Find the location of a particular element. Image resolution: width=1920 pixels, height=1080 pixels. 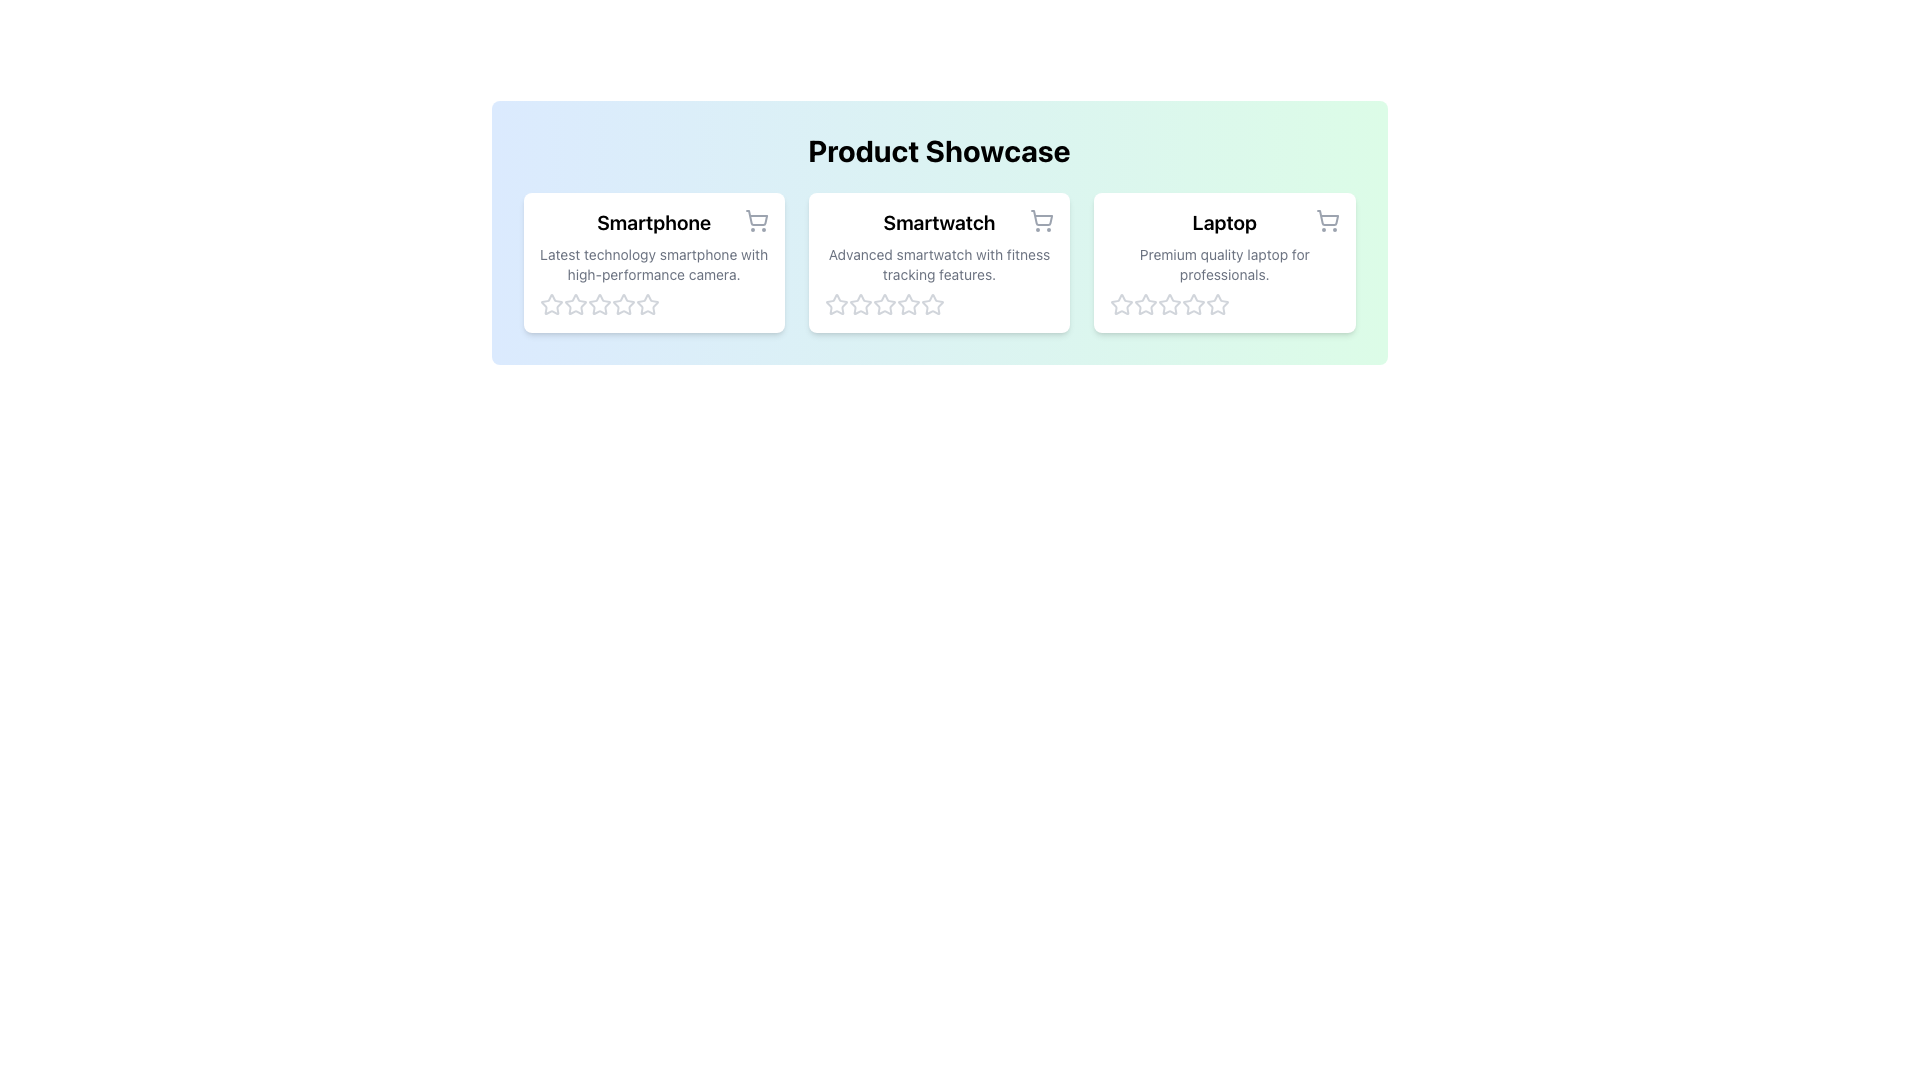

the third star in the horizontal sequence of five stars on the Laptop product card to trigger the interaction effect is located at coordinates (1146, 304).